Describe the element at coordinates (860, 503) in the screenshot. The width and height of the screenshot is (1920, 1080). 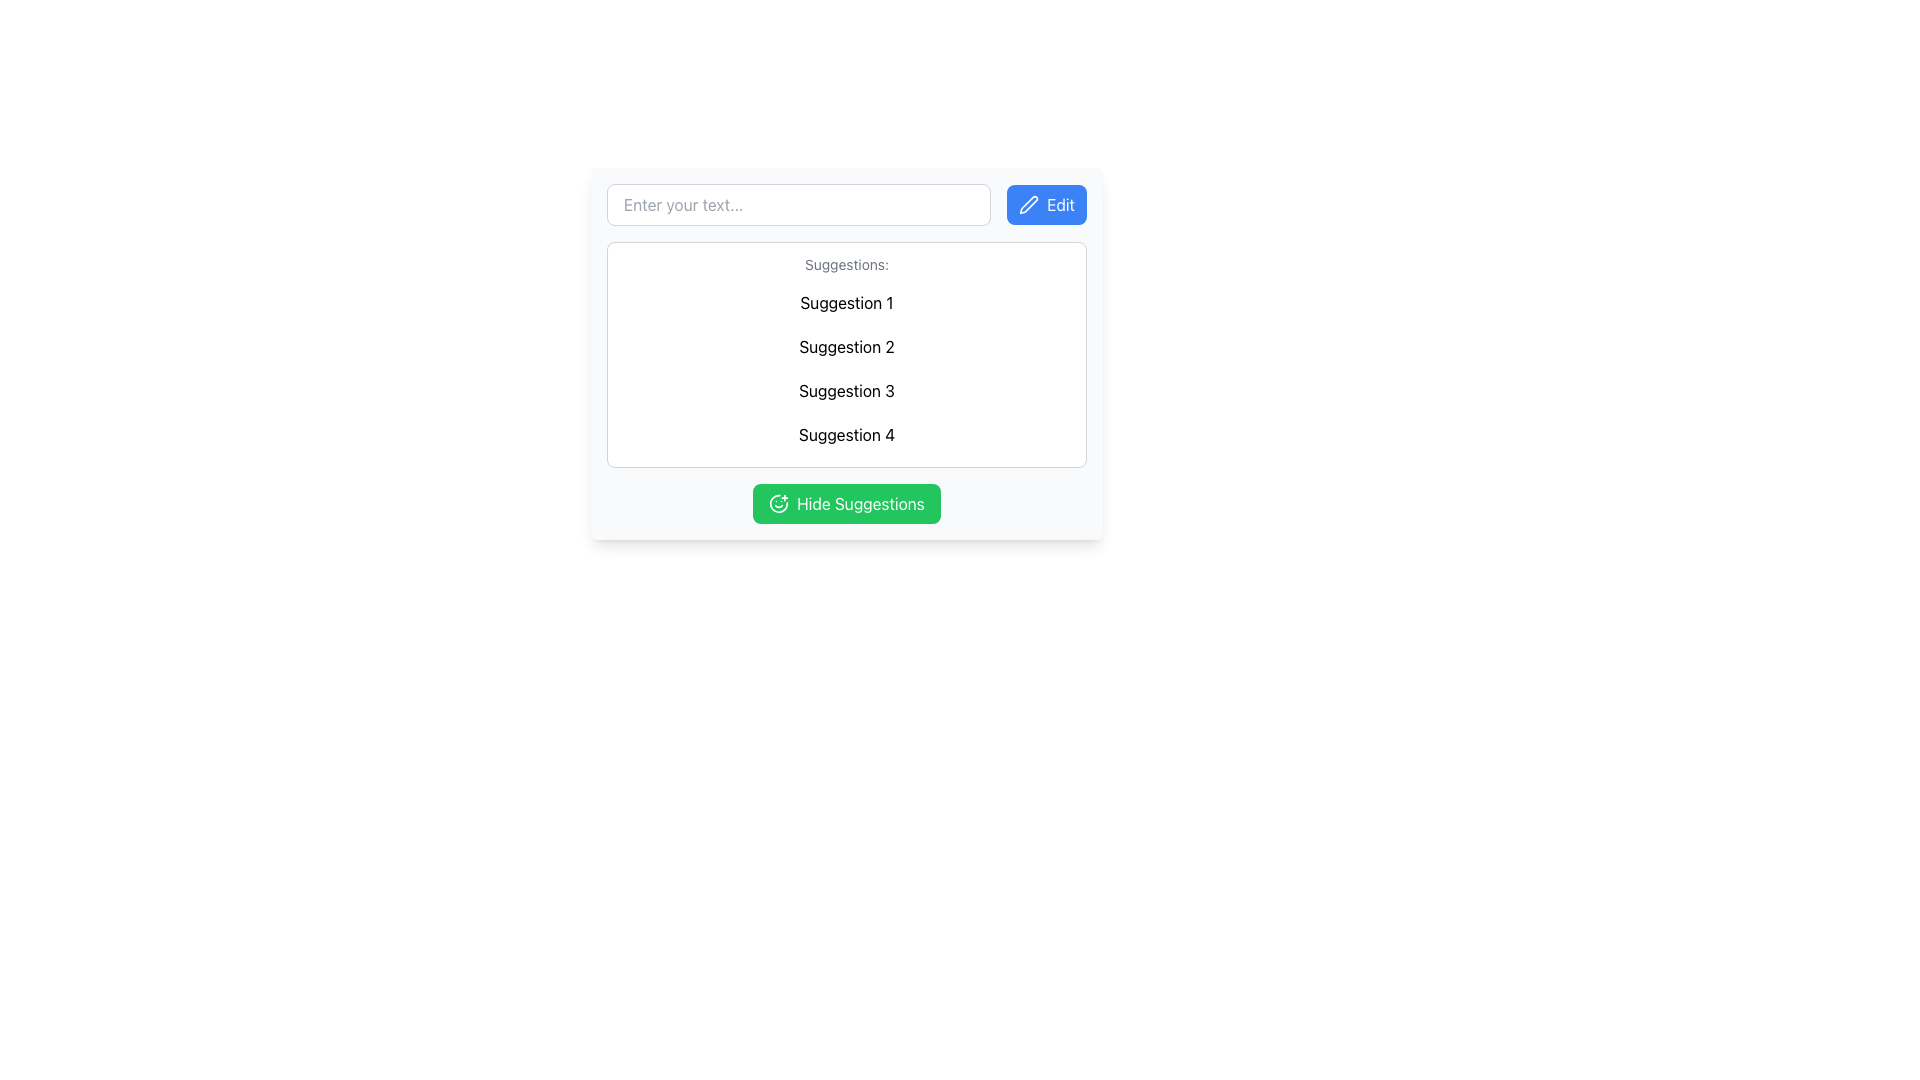
I see `the green button at the bottom center of the interface` at that location.